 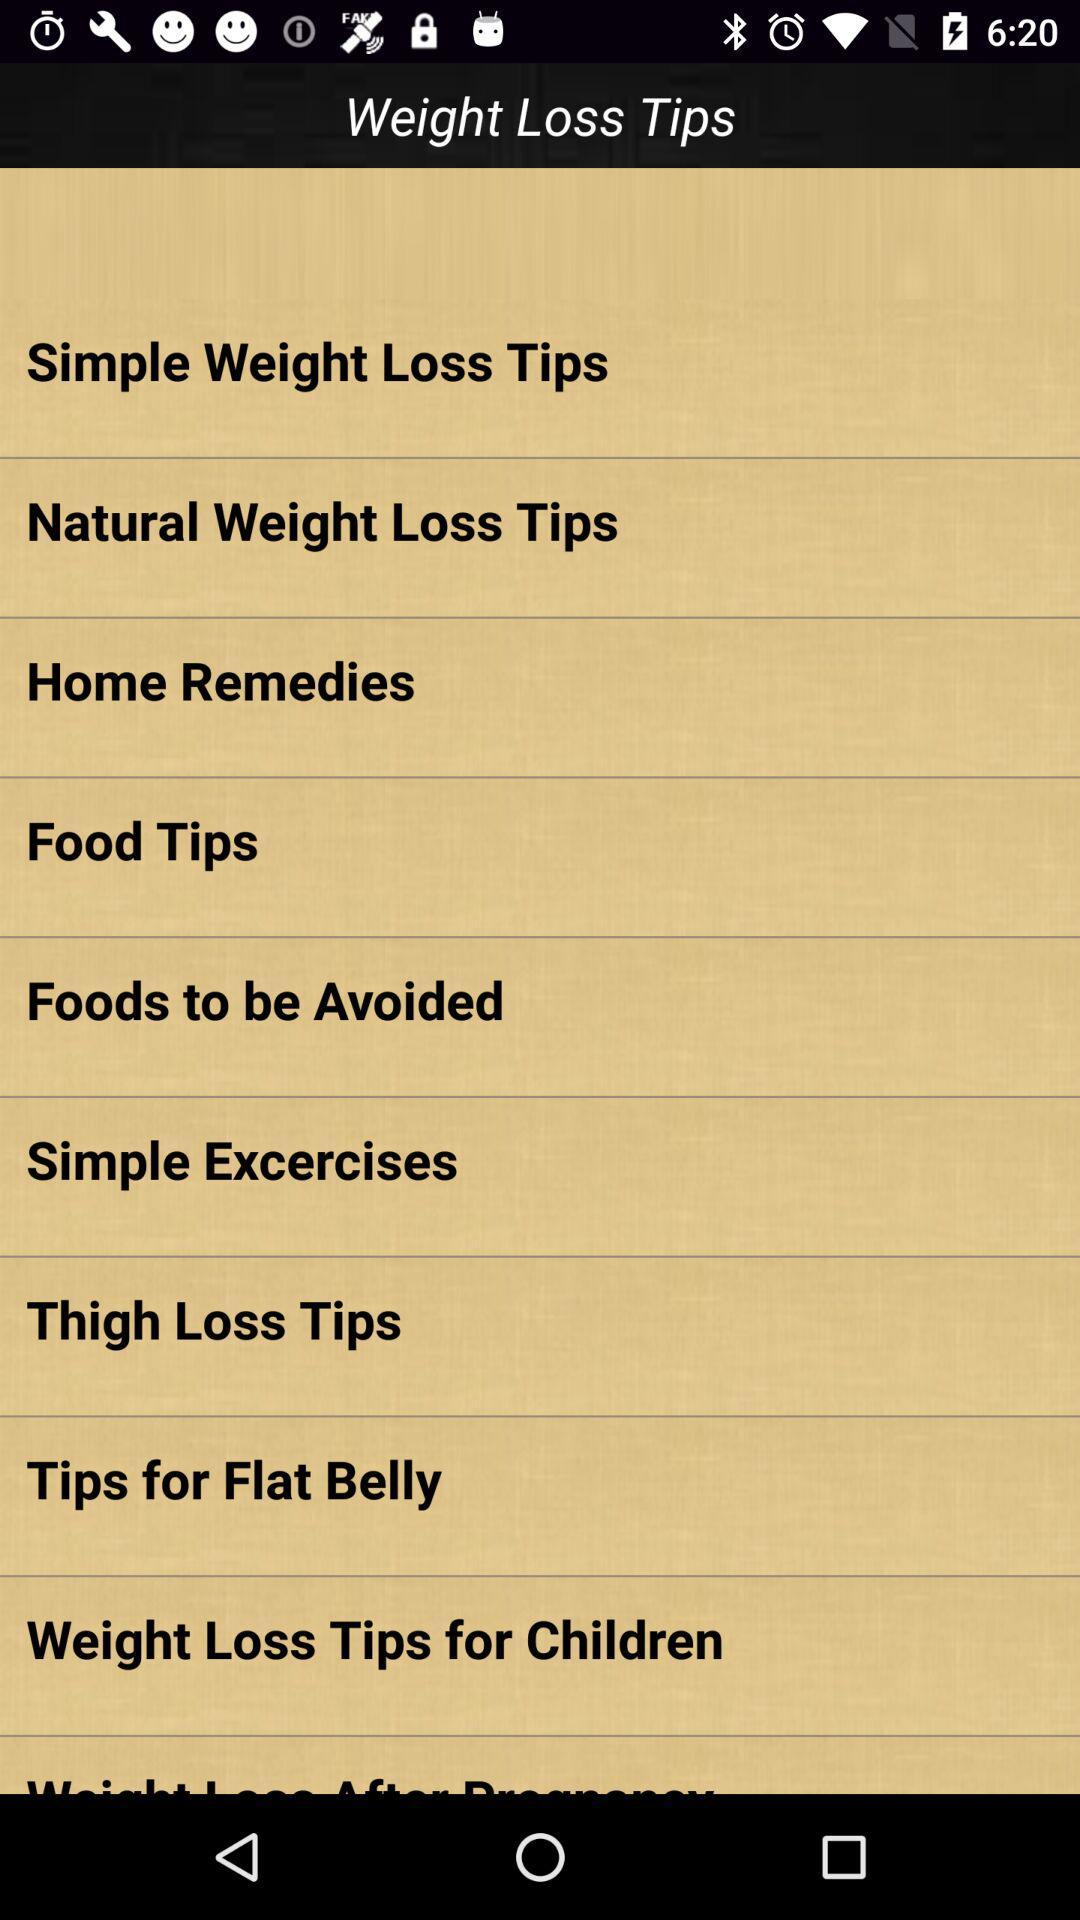 I want to click on app above foods to be item, so click(x=540, y=839).